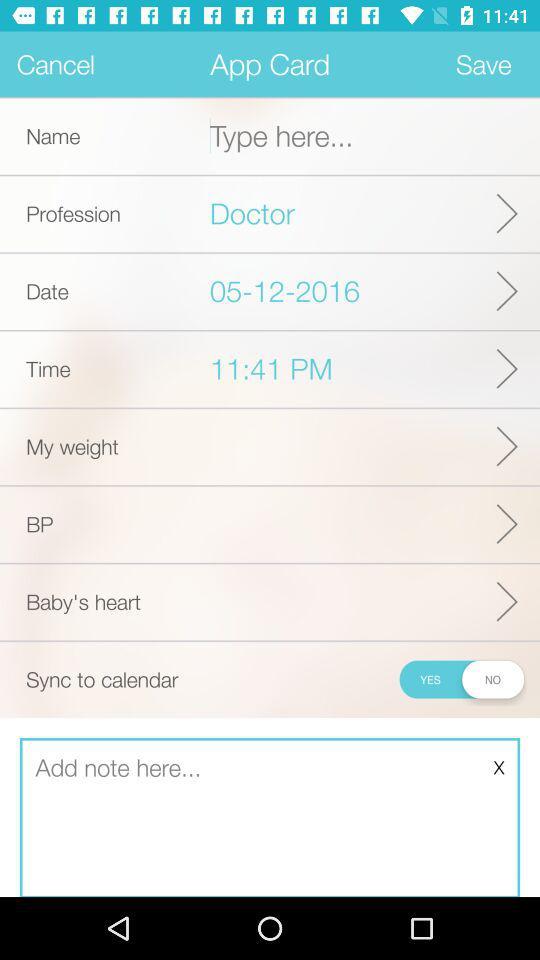 The image size is (540, 960). I want to click on x, so click(498, 766).